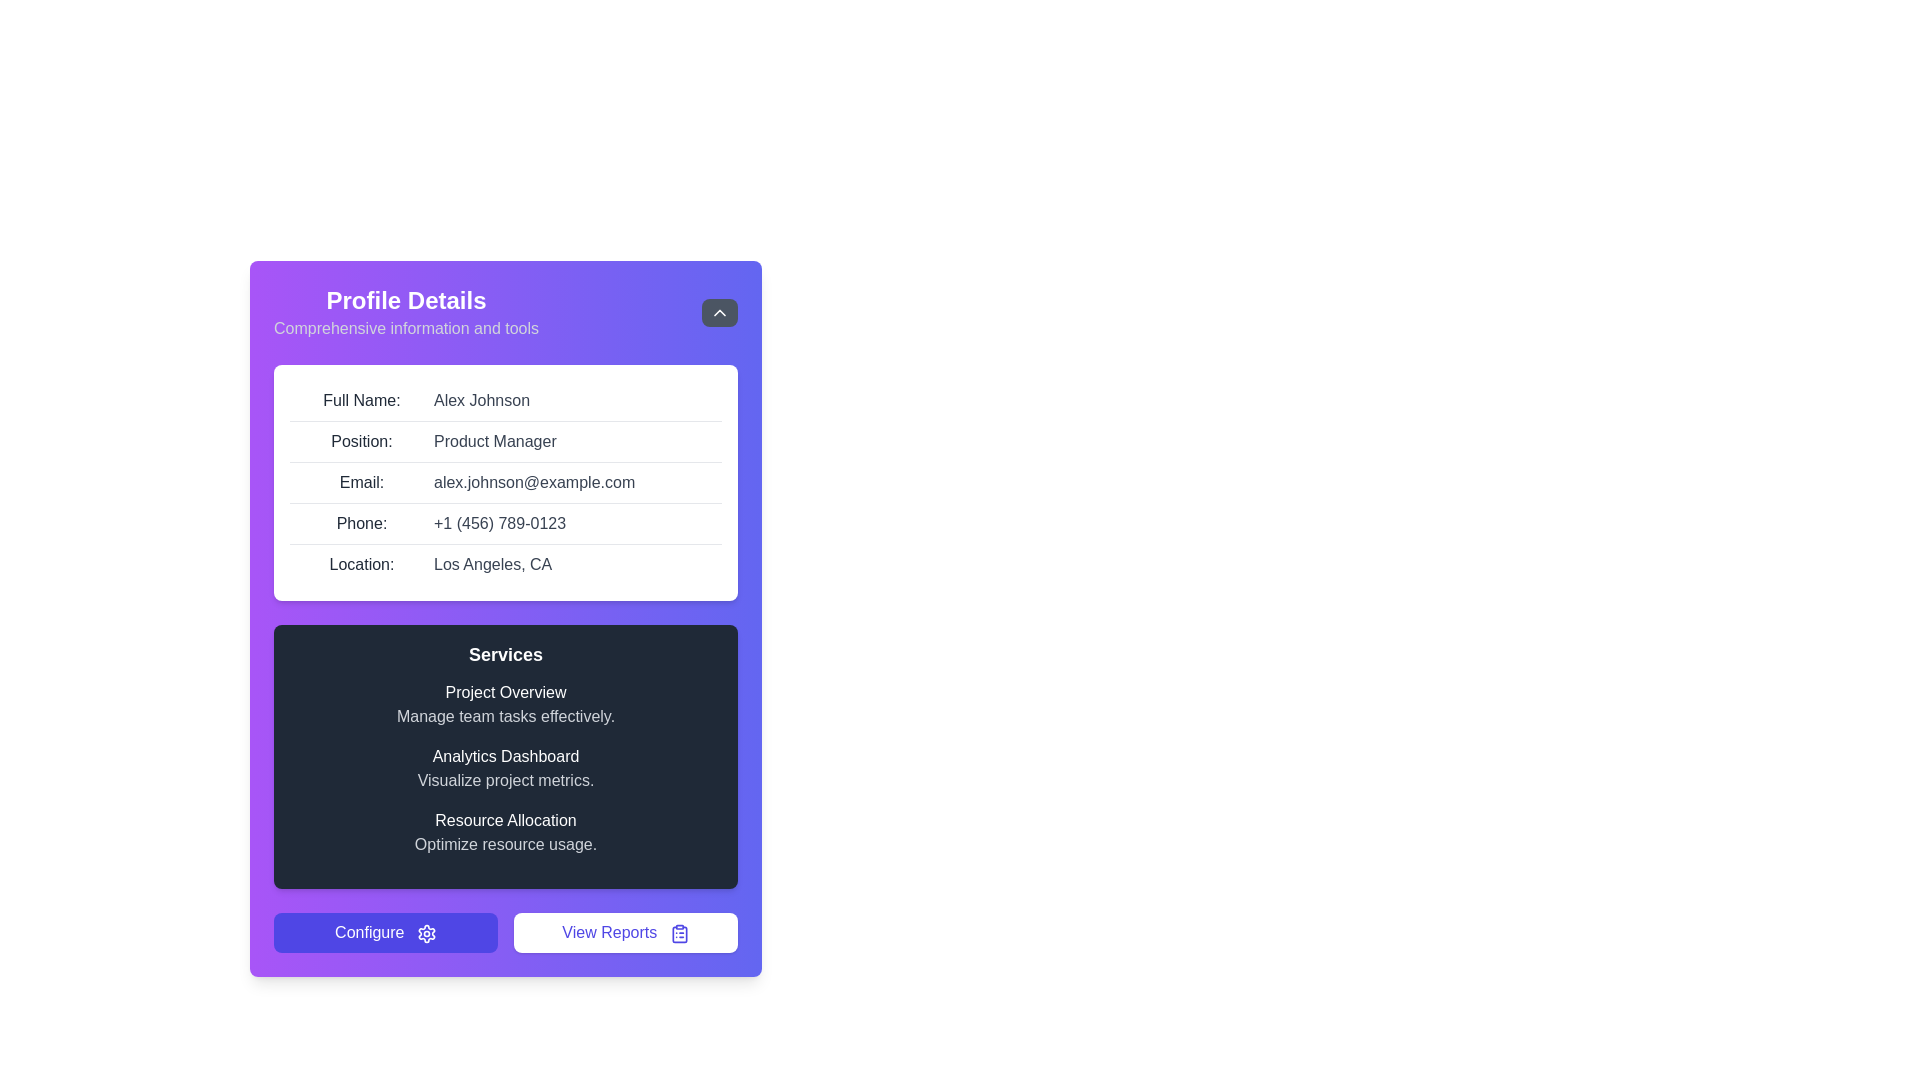  What do you see at coordinates (505, 704) in the screenshot?
I see `the informational text block located under the 'Services' section, directly beneath the title 'Services' and above 'Analytics Dashboard'` at bounding box center [505, 704].